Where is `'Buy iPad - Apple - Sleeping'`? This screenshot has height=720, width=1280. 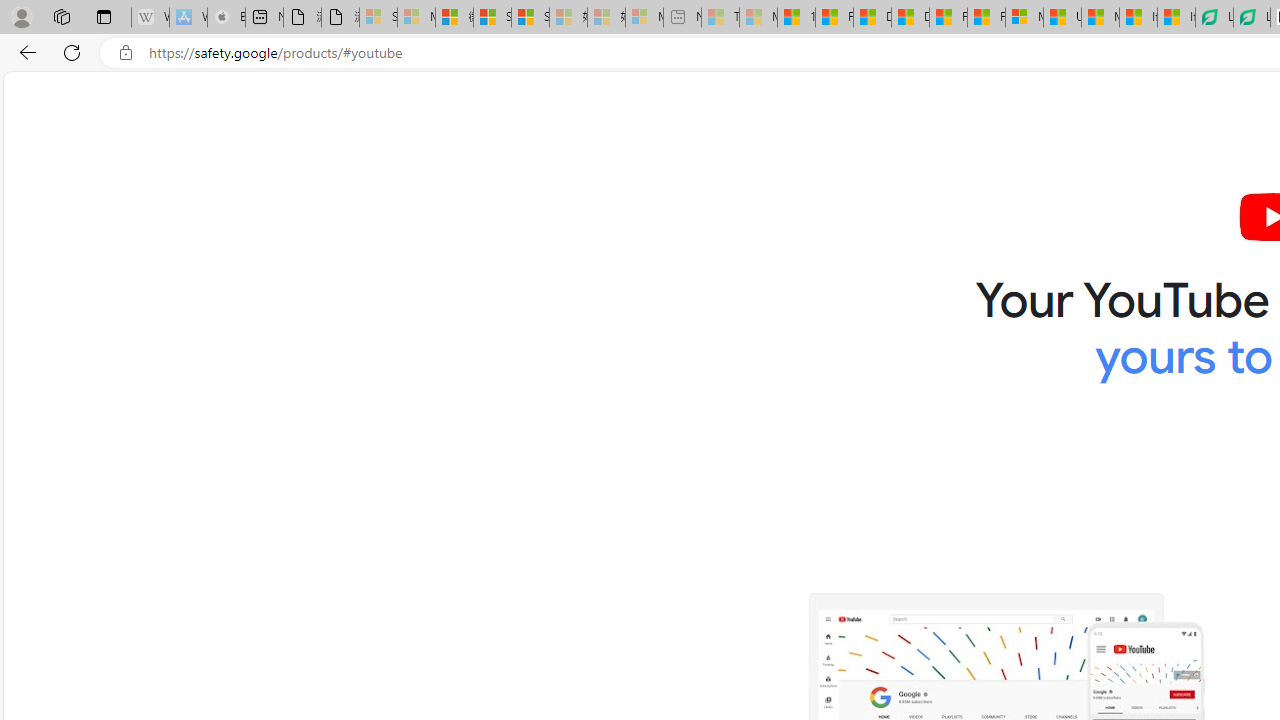 'Buy iPad - Apple - Sleeping' is located at coordinates (225, 17).